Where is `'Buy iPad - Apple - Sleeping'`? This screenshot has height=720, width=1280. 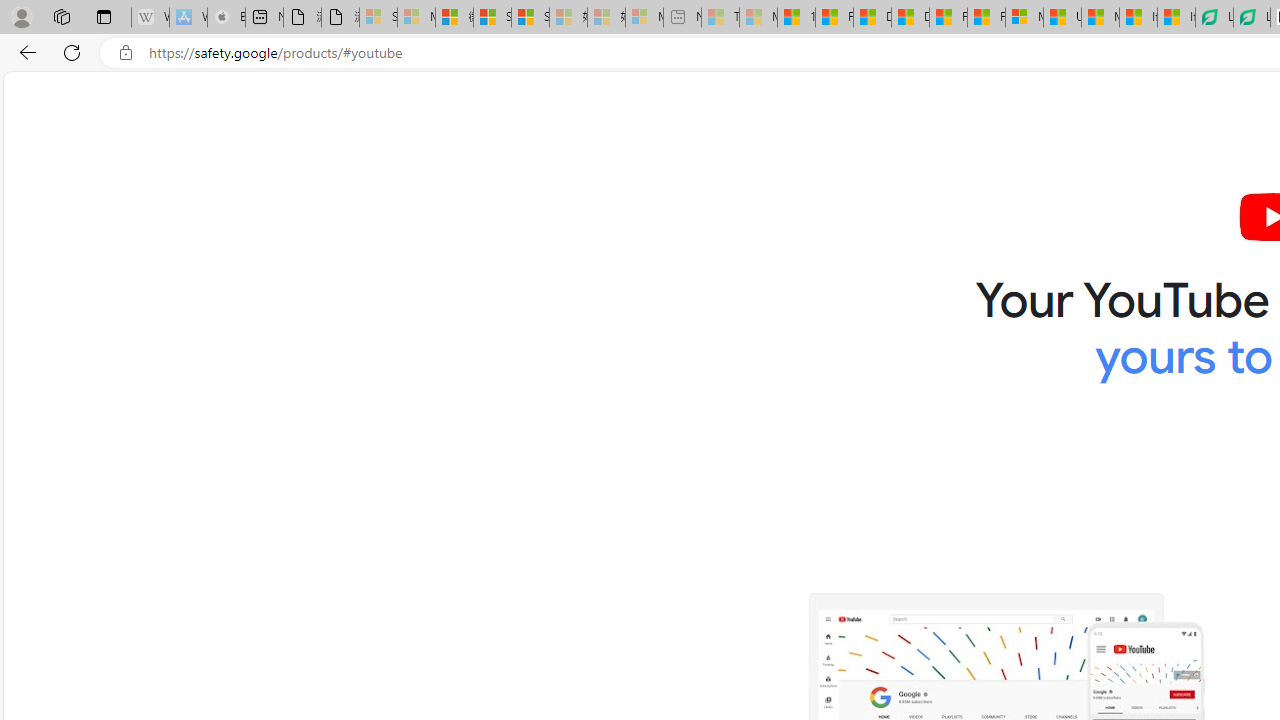 'Buy iPad - Apple - Sleeping' is located at coordinates (225, 17).